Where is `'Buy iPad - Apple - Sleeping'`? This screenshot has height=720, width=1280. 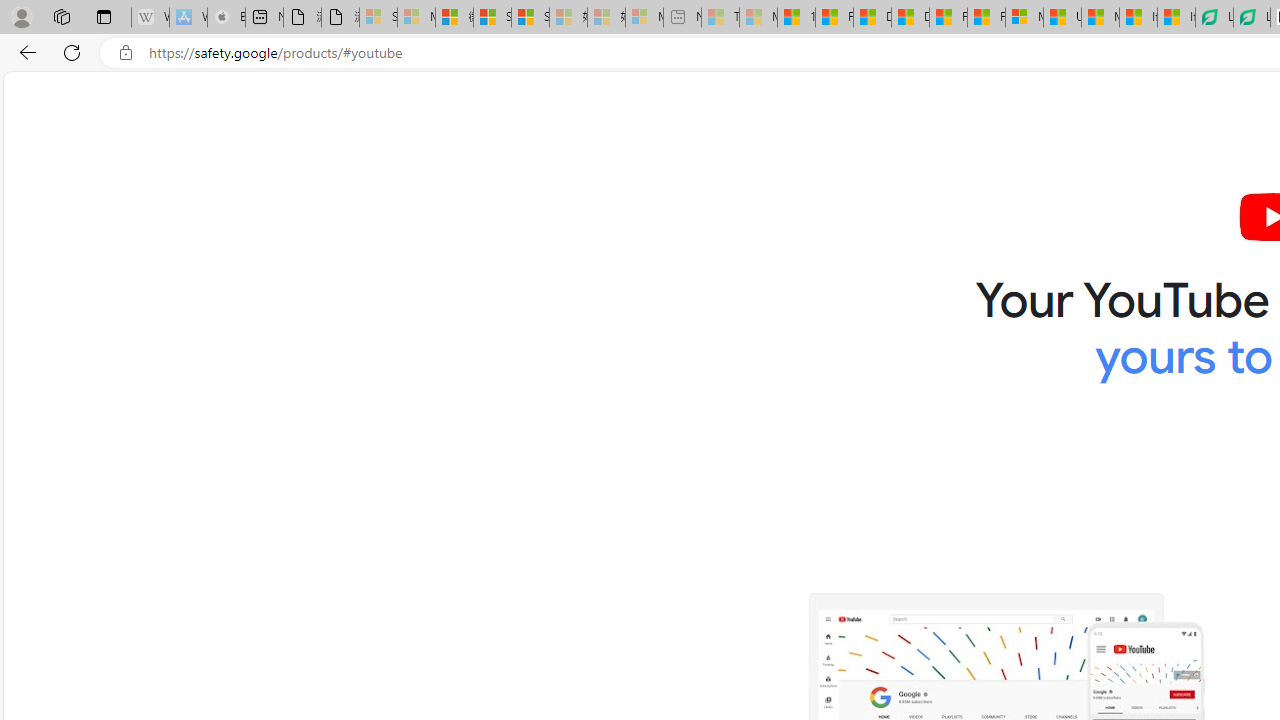 'Buy iPad - Apple - Sleeping' is located at coordinates (225, 17).